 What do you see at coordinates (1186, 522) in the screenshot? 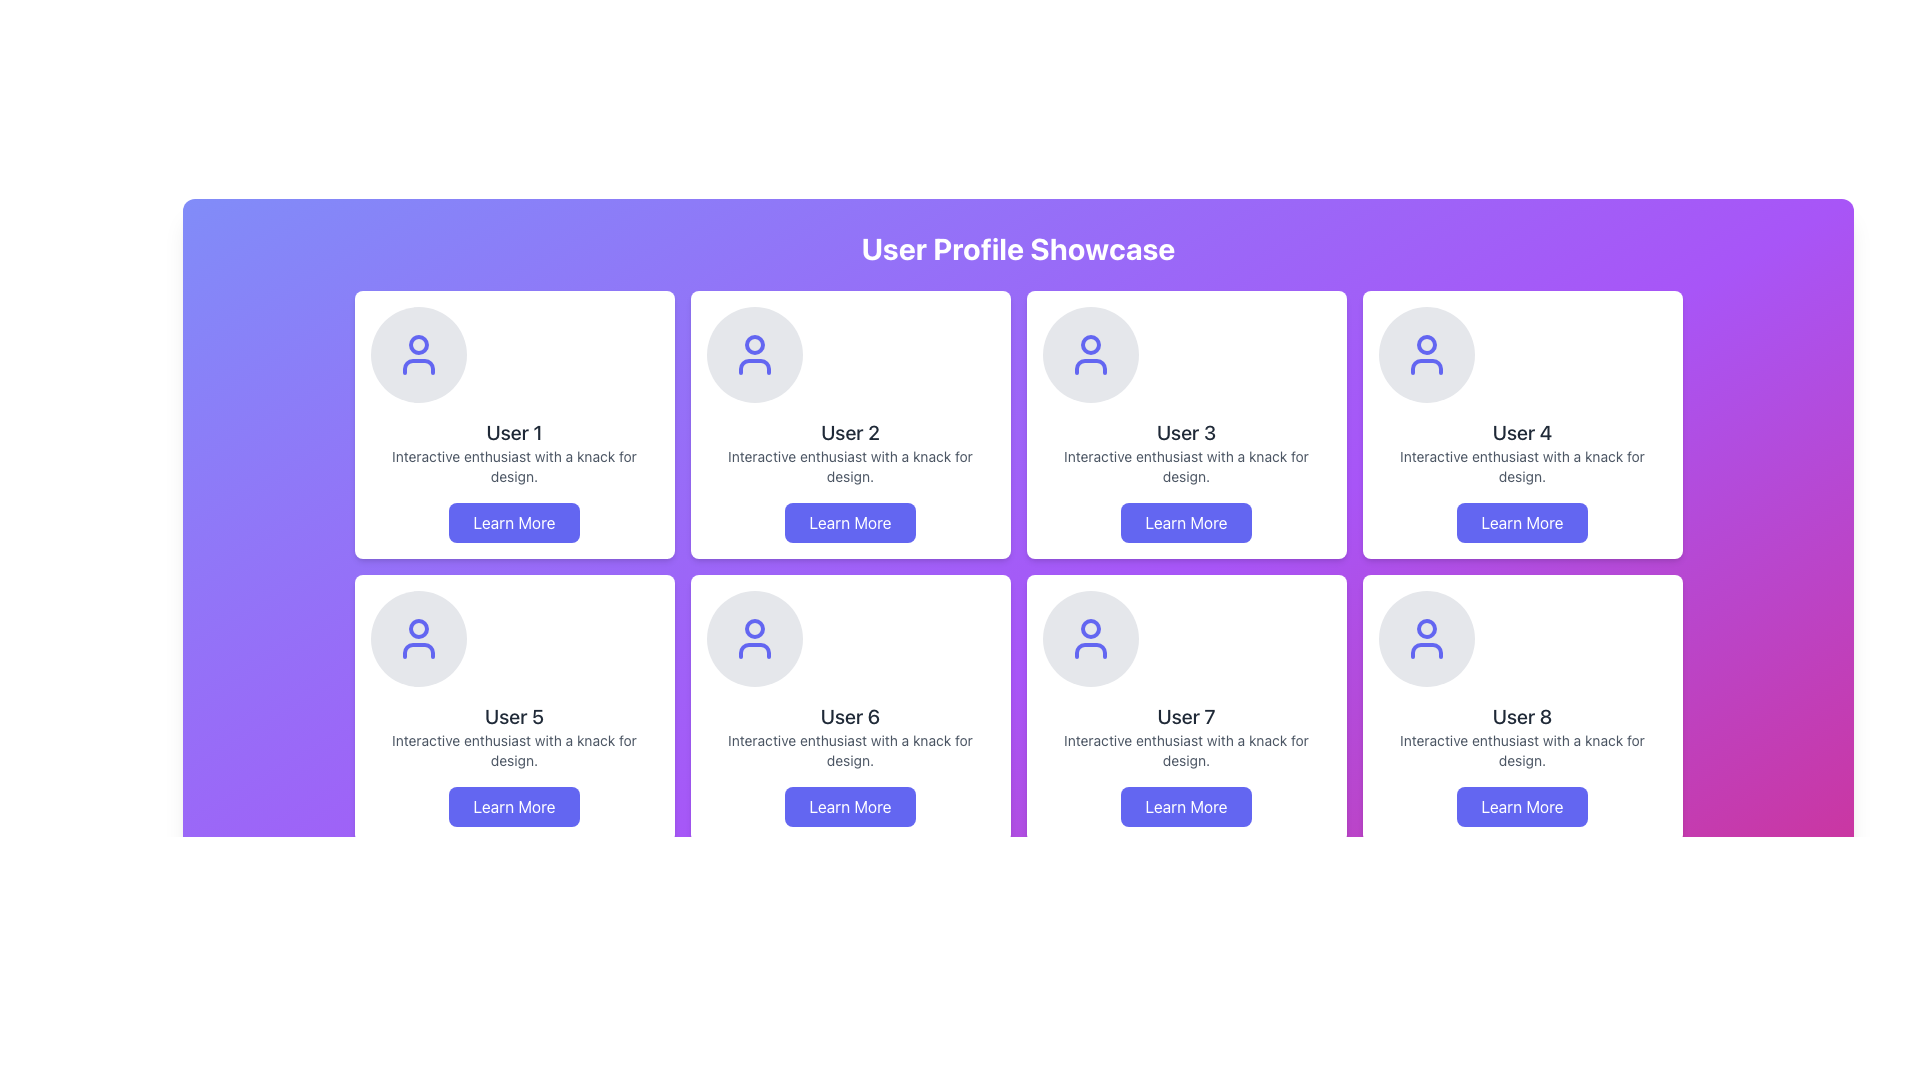
I see `the 'Learn More' button with rounded corners, indigo background, and white text located at the bottom center of the card titled 'User 3'` at bounding box center [1186, 522].